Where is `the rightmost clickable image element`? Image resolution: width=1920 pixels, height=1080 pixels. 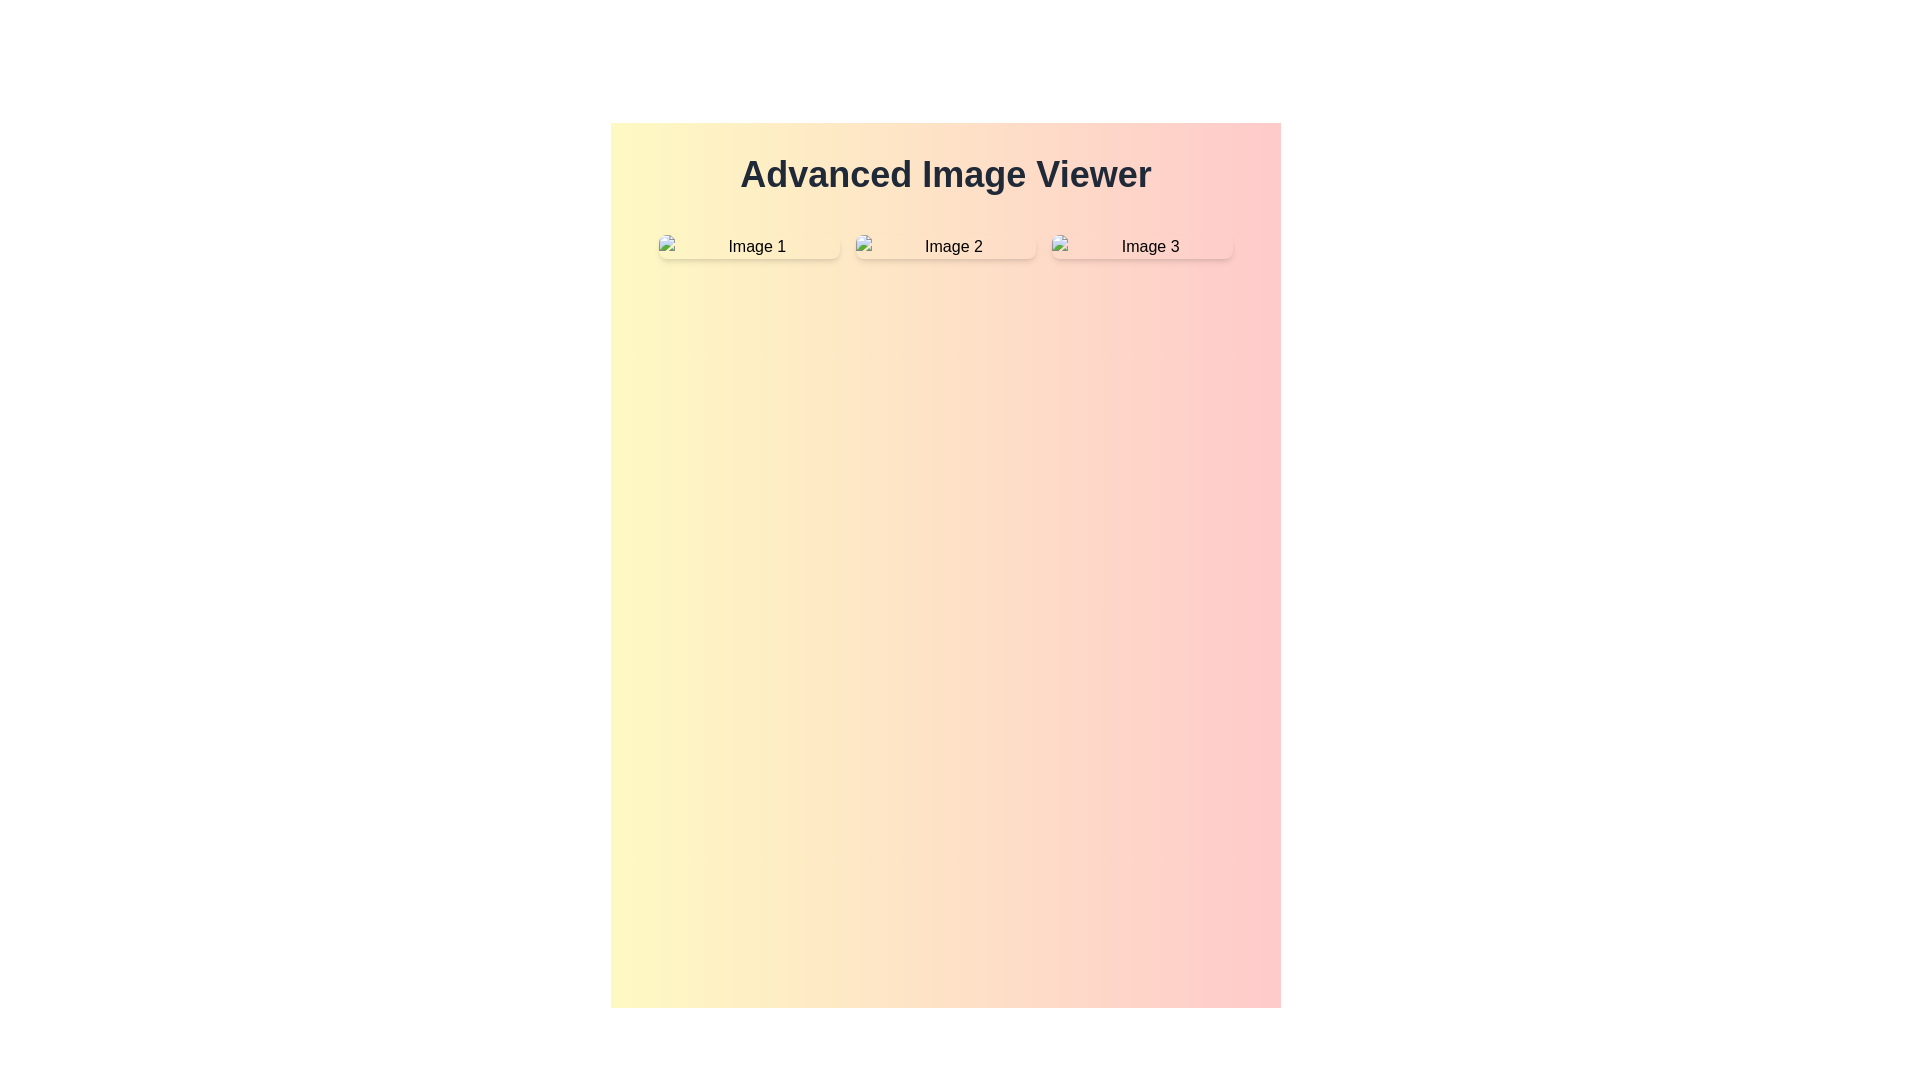 the rightmost clickable image element is located at coordinates (1142, 245).